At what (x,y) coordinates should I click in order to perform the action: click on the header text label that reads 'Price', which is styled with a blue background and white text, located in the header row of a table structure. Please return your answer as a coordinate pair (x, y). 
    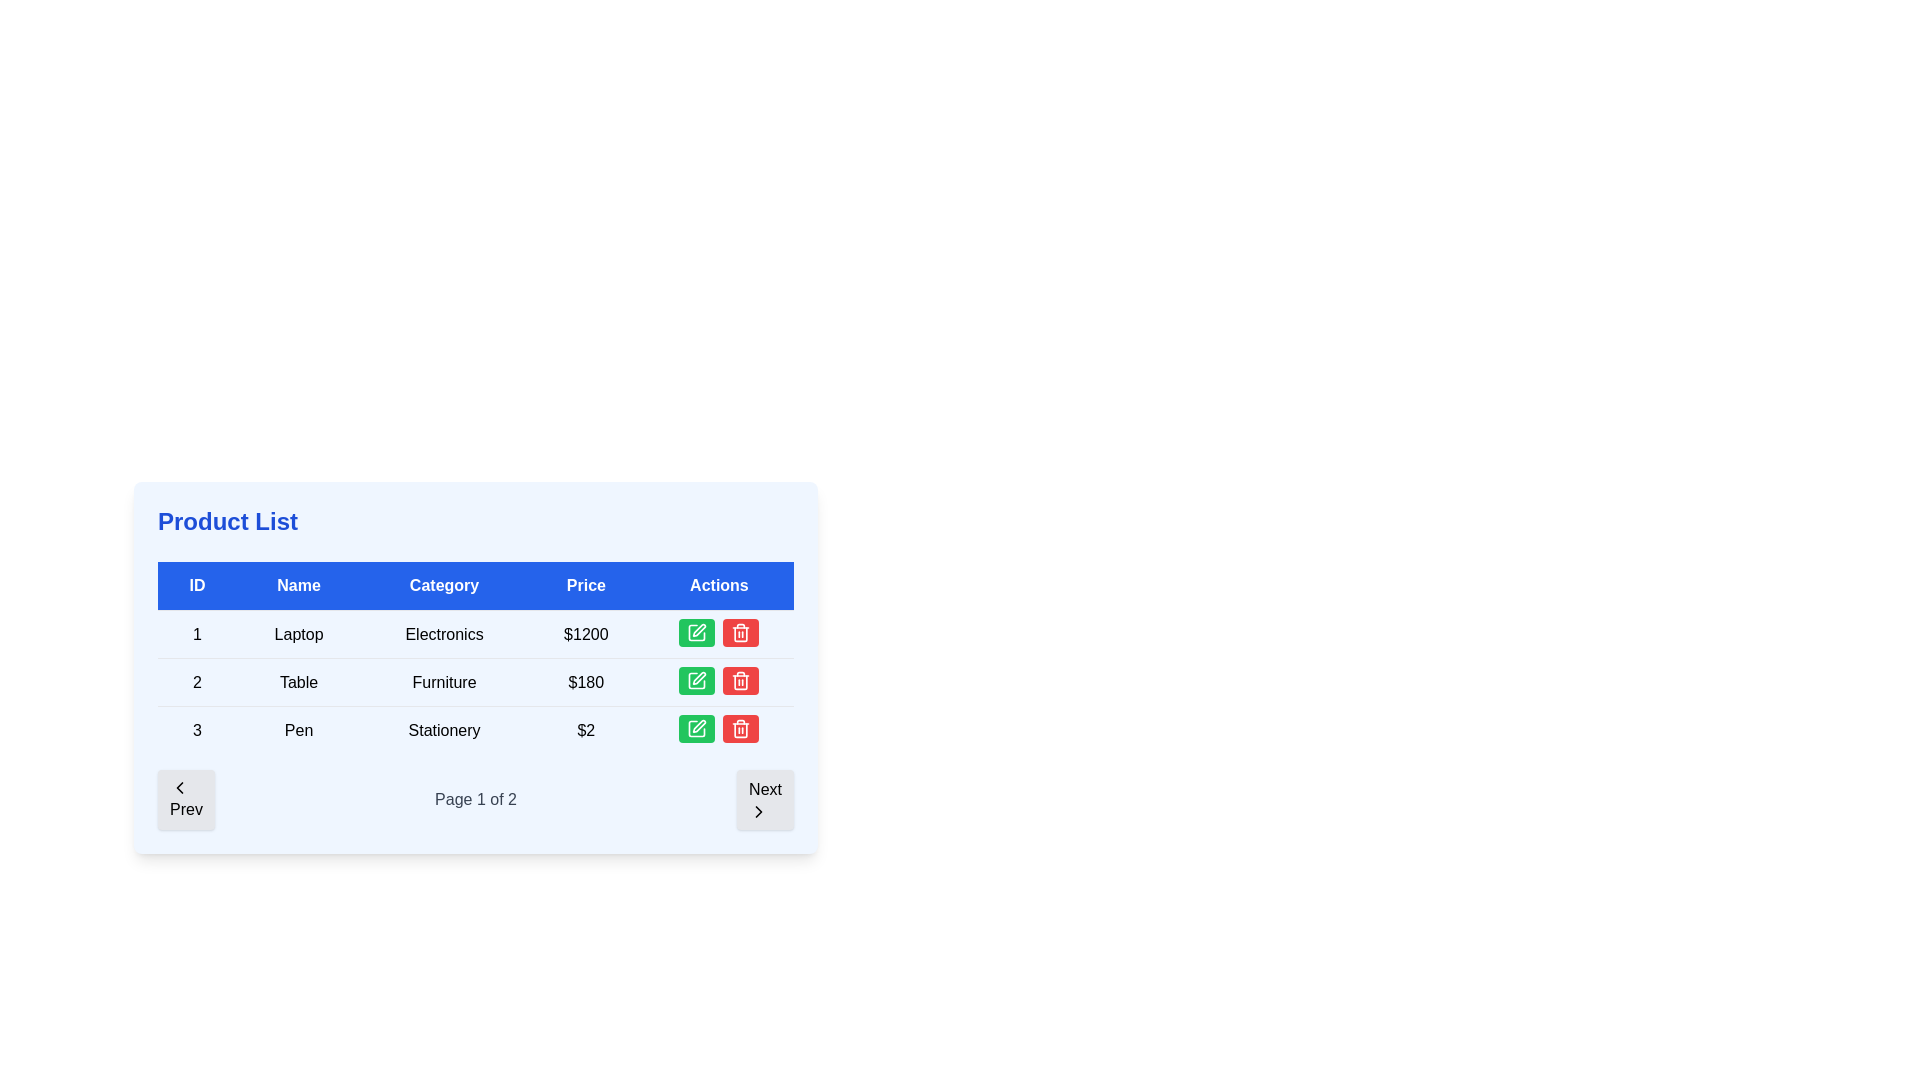
    Looking at the image, I should click on (585, 585).